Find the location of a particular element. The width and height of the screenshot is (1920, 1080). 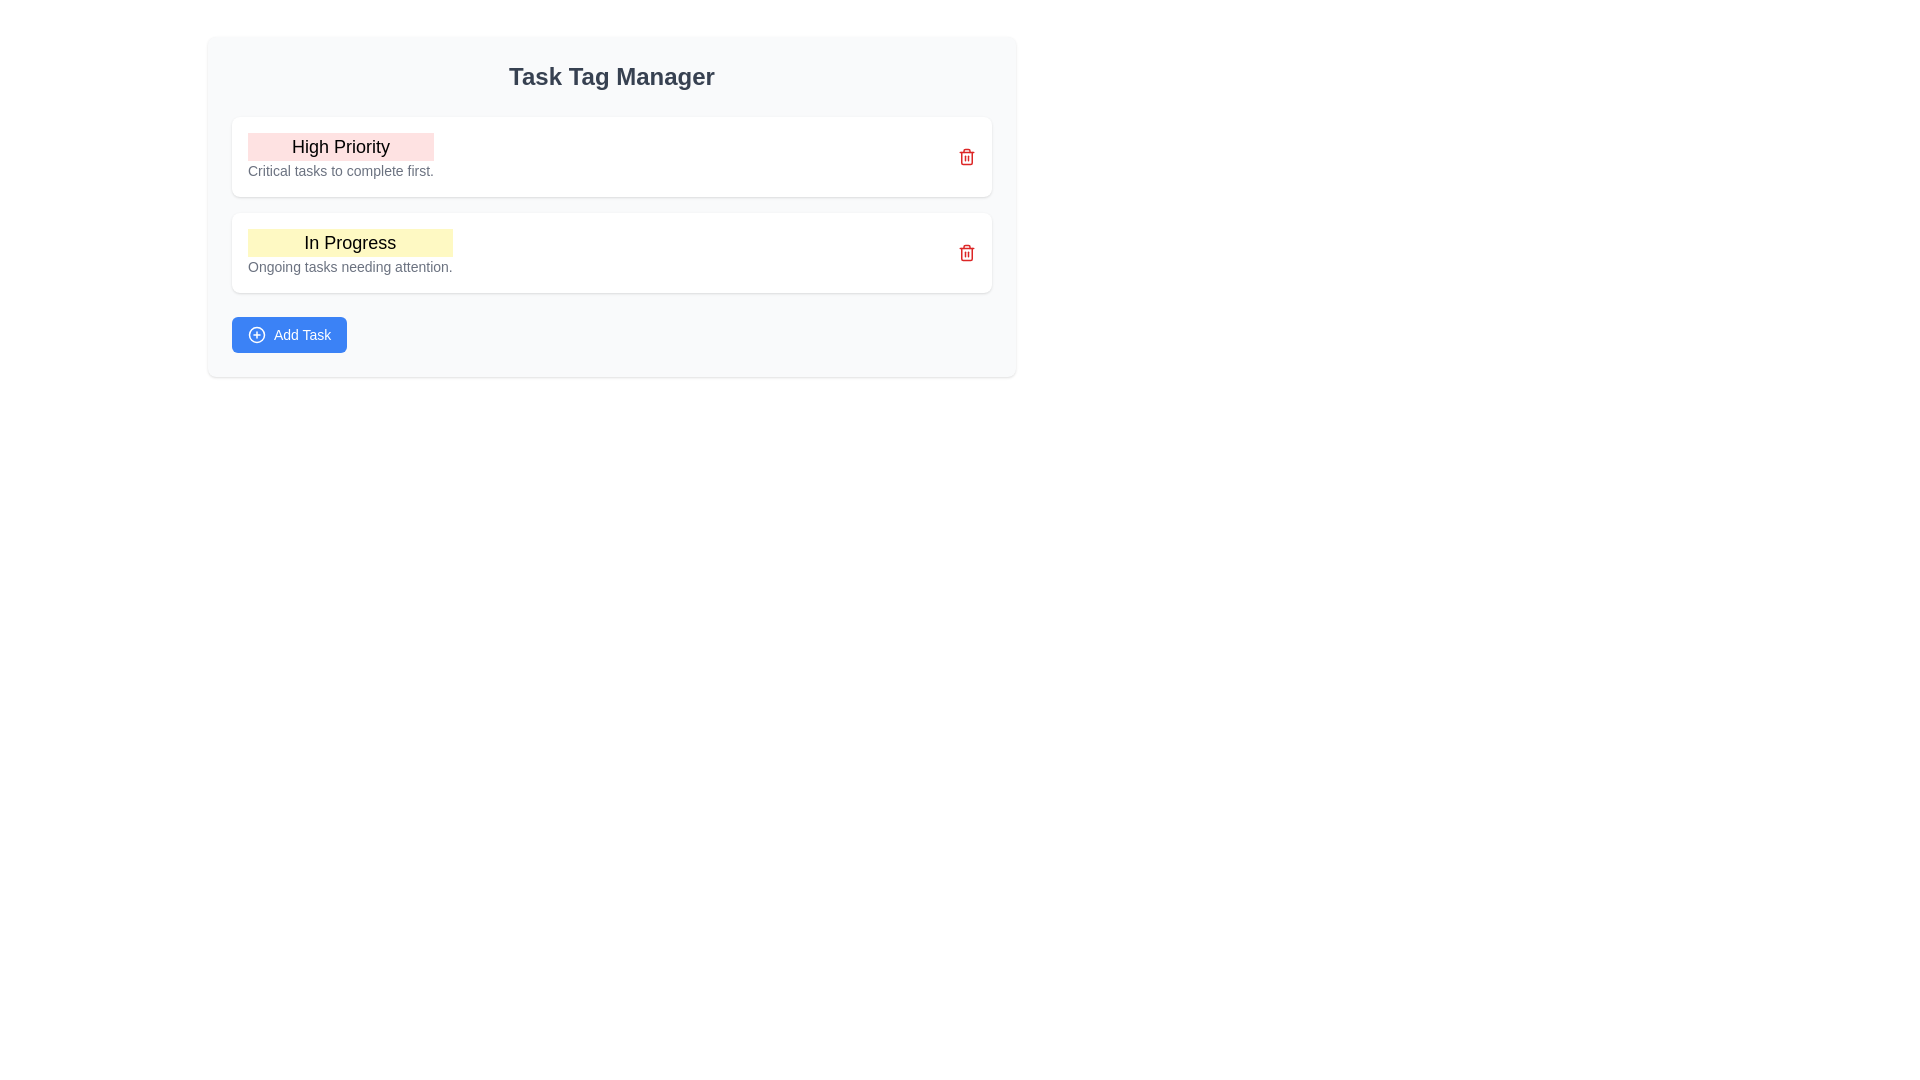

the status card indicating ongoing tasks, located below the 'High Priority' section in the 'Task Tag Manager' is located at coordinates (610, 252).